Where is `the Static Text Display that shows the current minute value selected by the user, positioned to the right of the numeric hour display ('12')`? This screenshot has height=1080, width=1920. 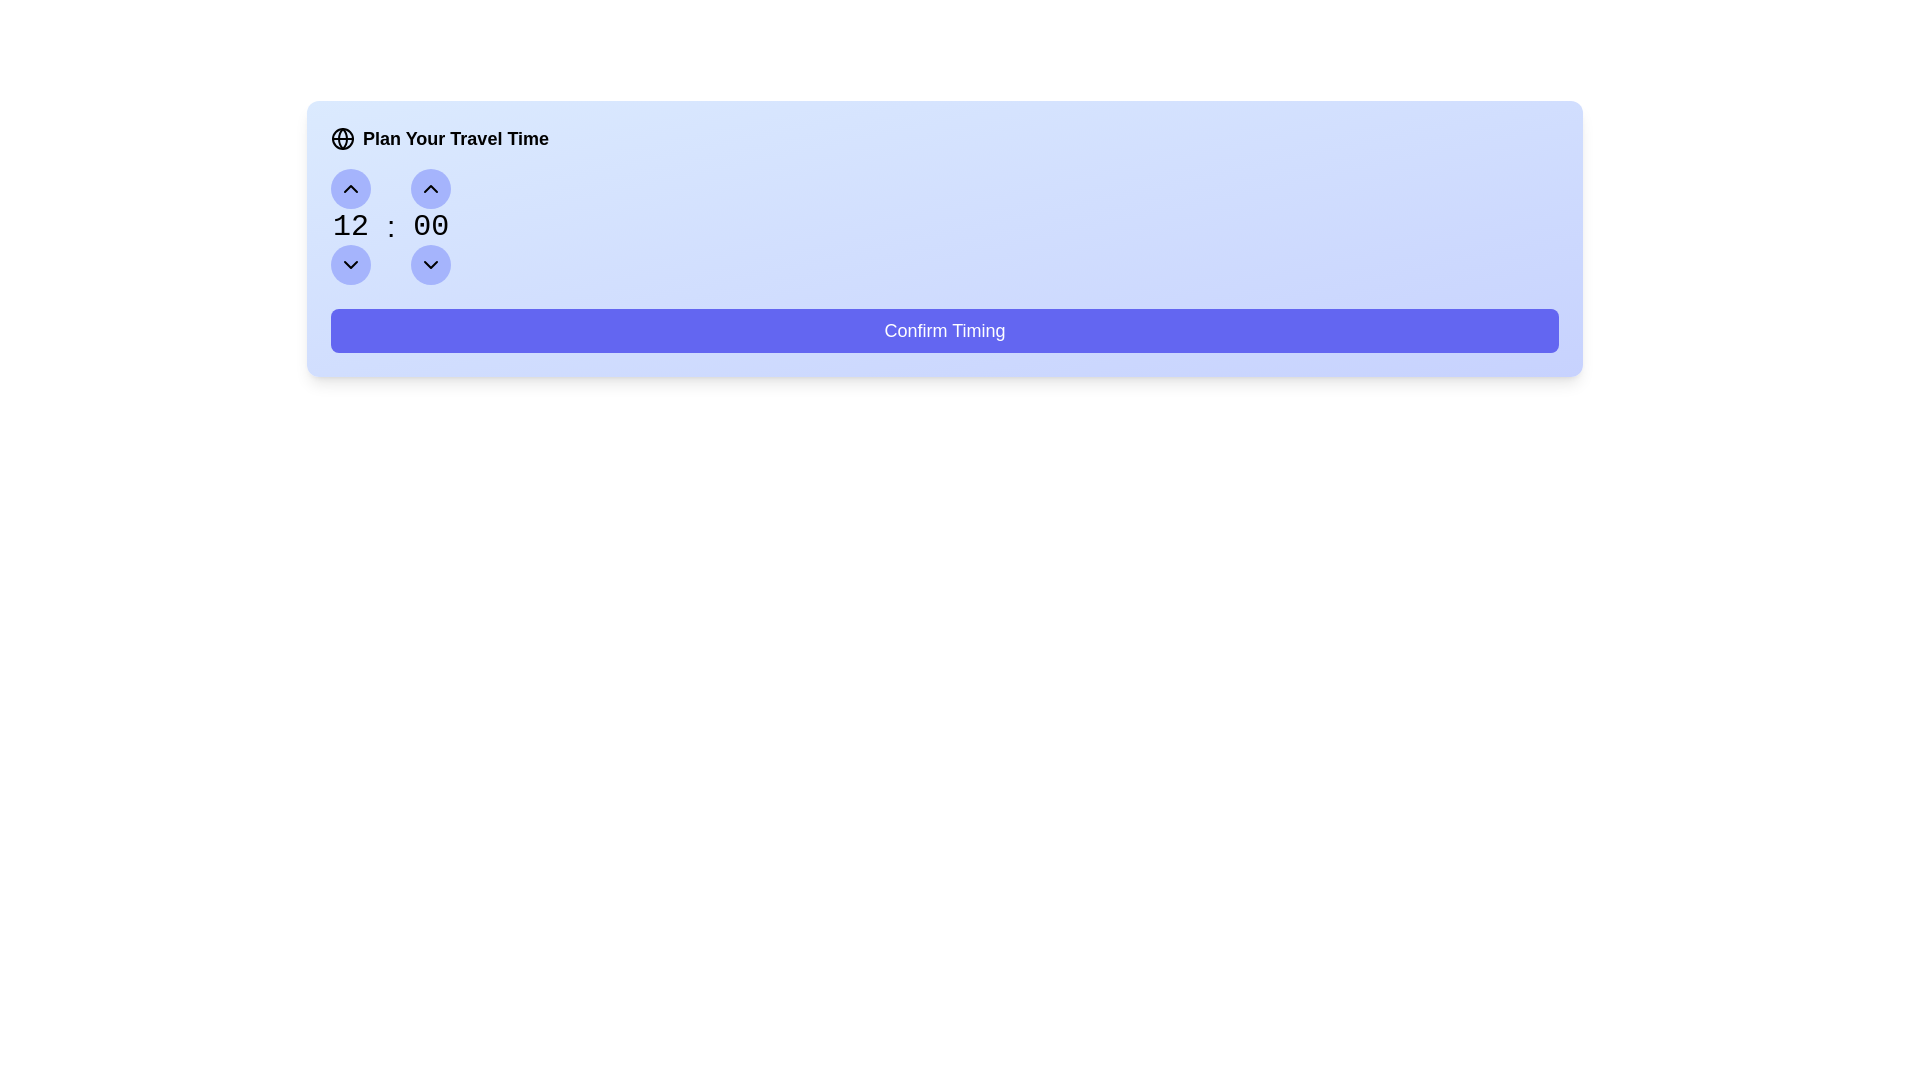
the Static Text Display that shows the current minute value selected by the user, positioned to the right of the numeric hour display ('12') is located at coordinates (430, 226).